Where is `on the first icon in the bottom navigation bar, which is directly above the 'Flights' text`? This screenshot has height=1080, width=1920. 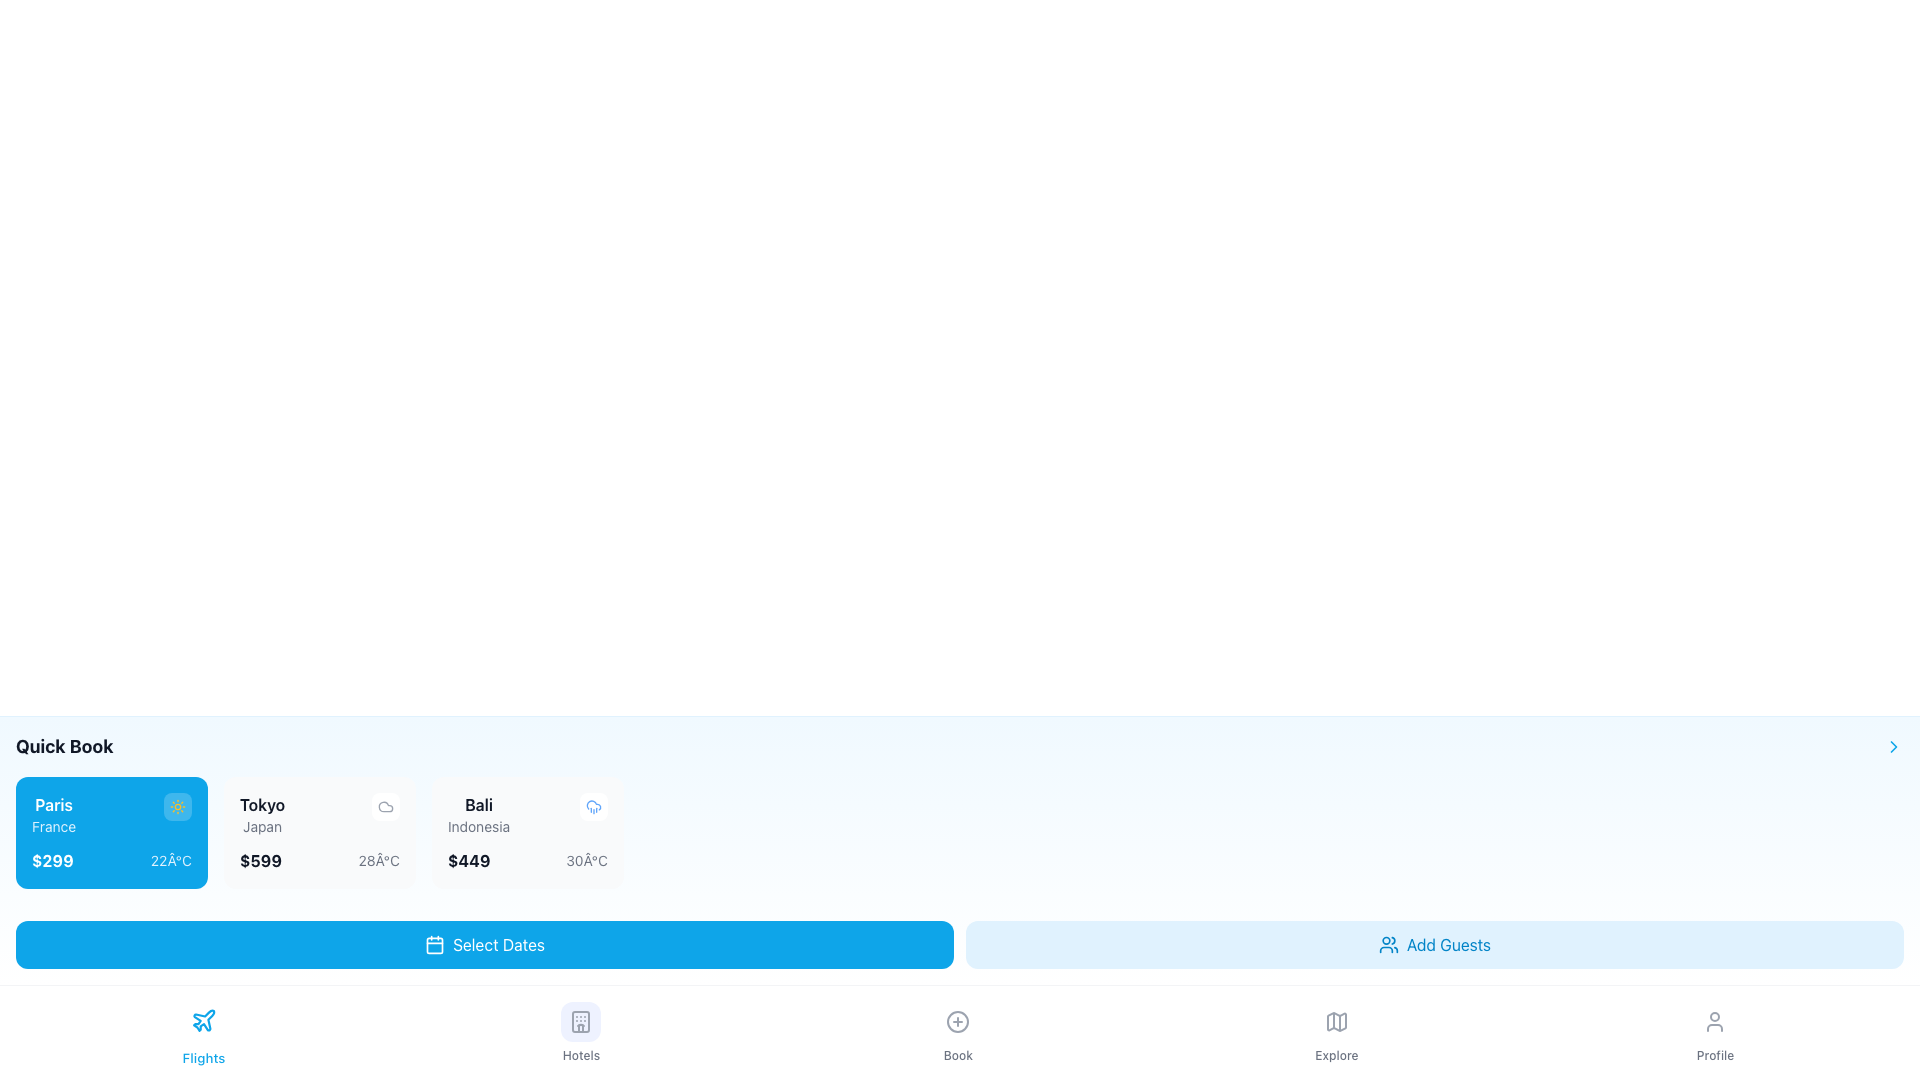 on the first icon in the bottom navigation bar, which is directly above the 'Flights' text is located at coordinates (204, 1020).